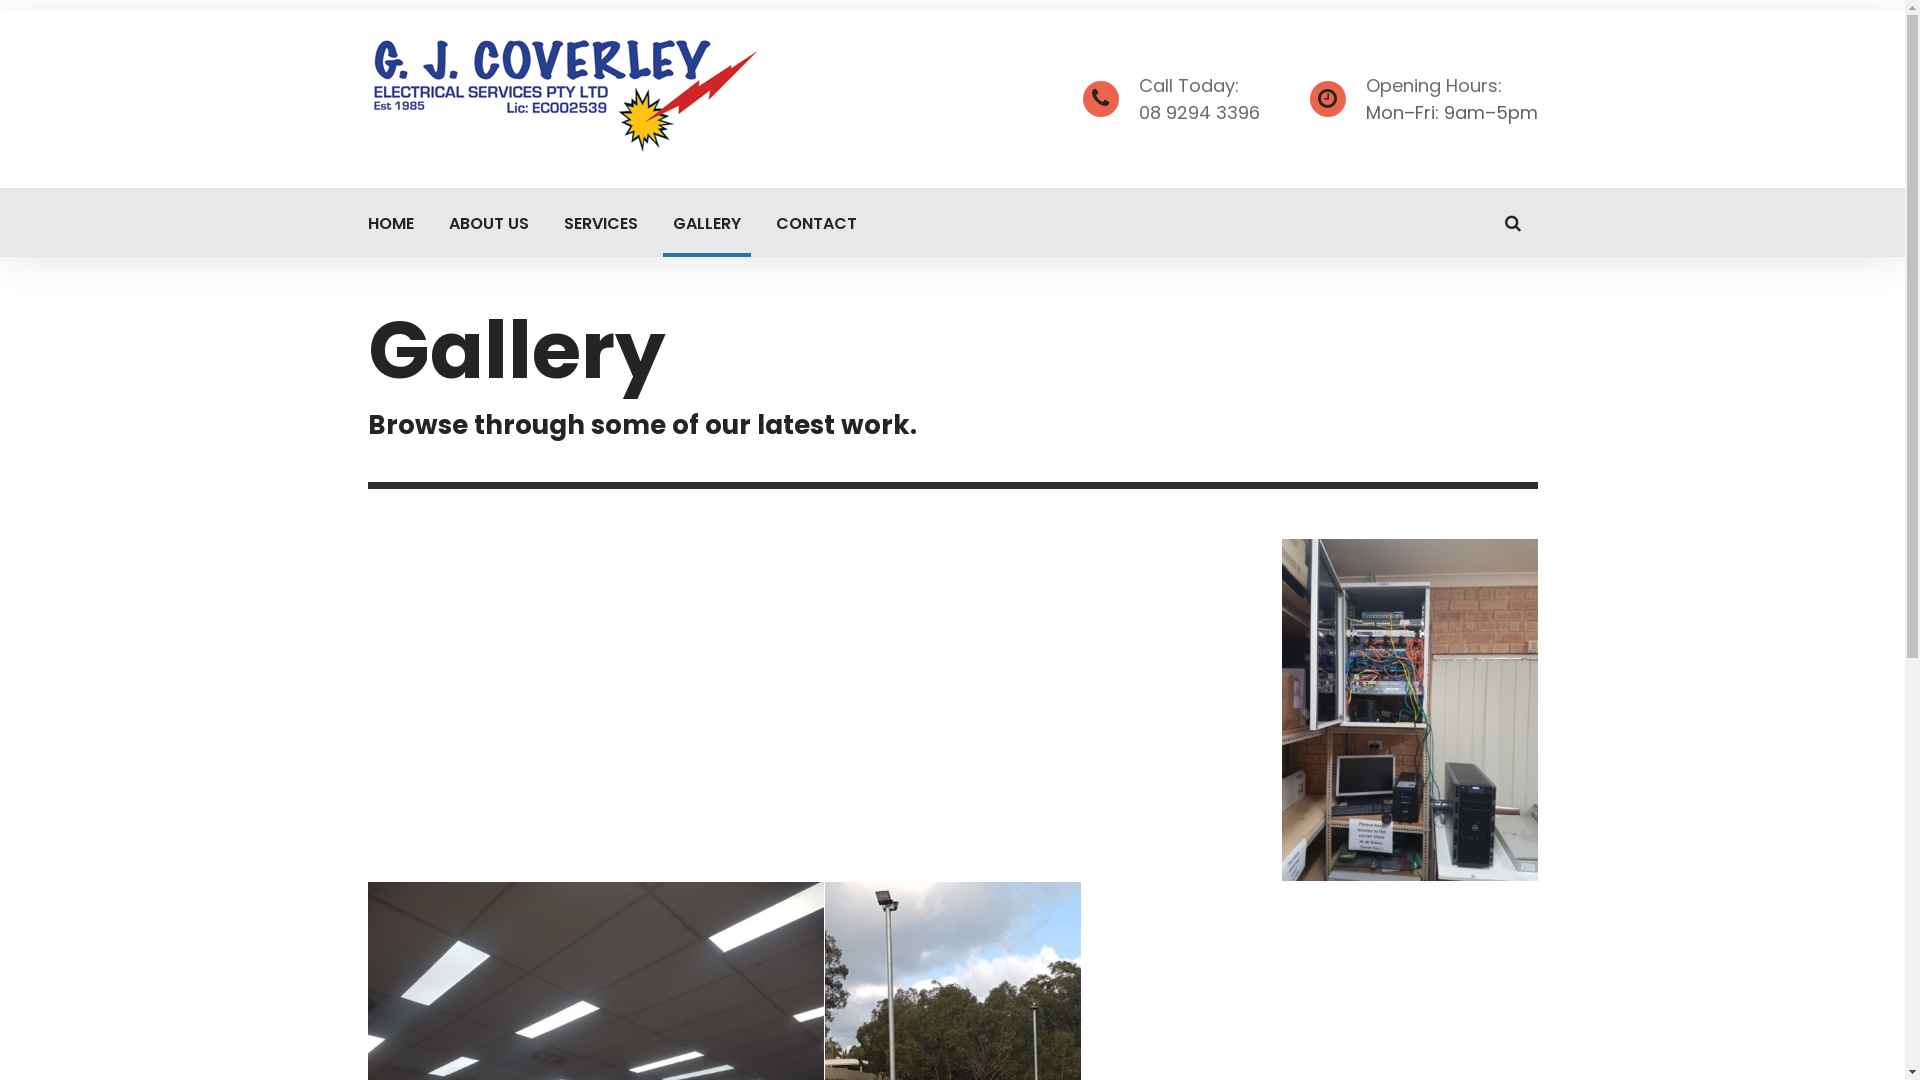 Image resolution: width=1920 pixels, height=1080 pixels. What do you see at coordinates (705, 222) in the screenshot?
I see `'GALLERY'` at bounding box center [705, 222].